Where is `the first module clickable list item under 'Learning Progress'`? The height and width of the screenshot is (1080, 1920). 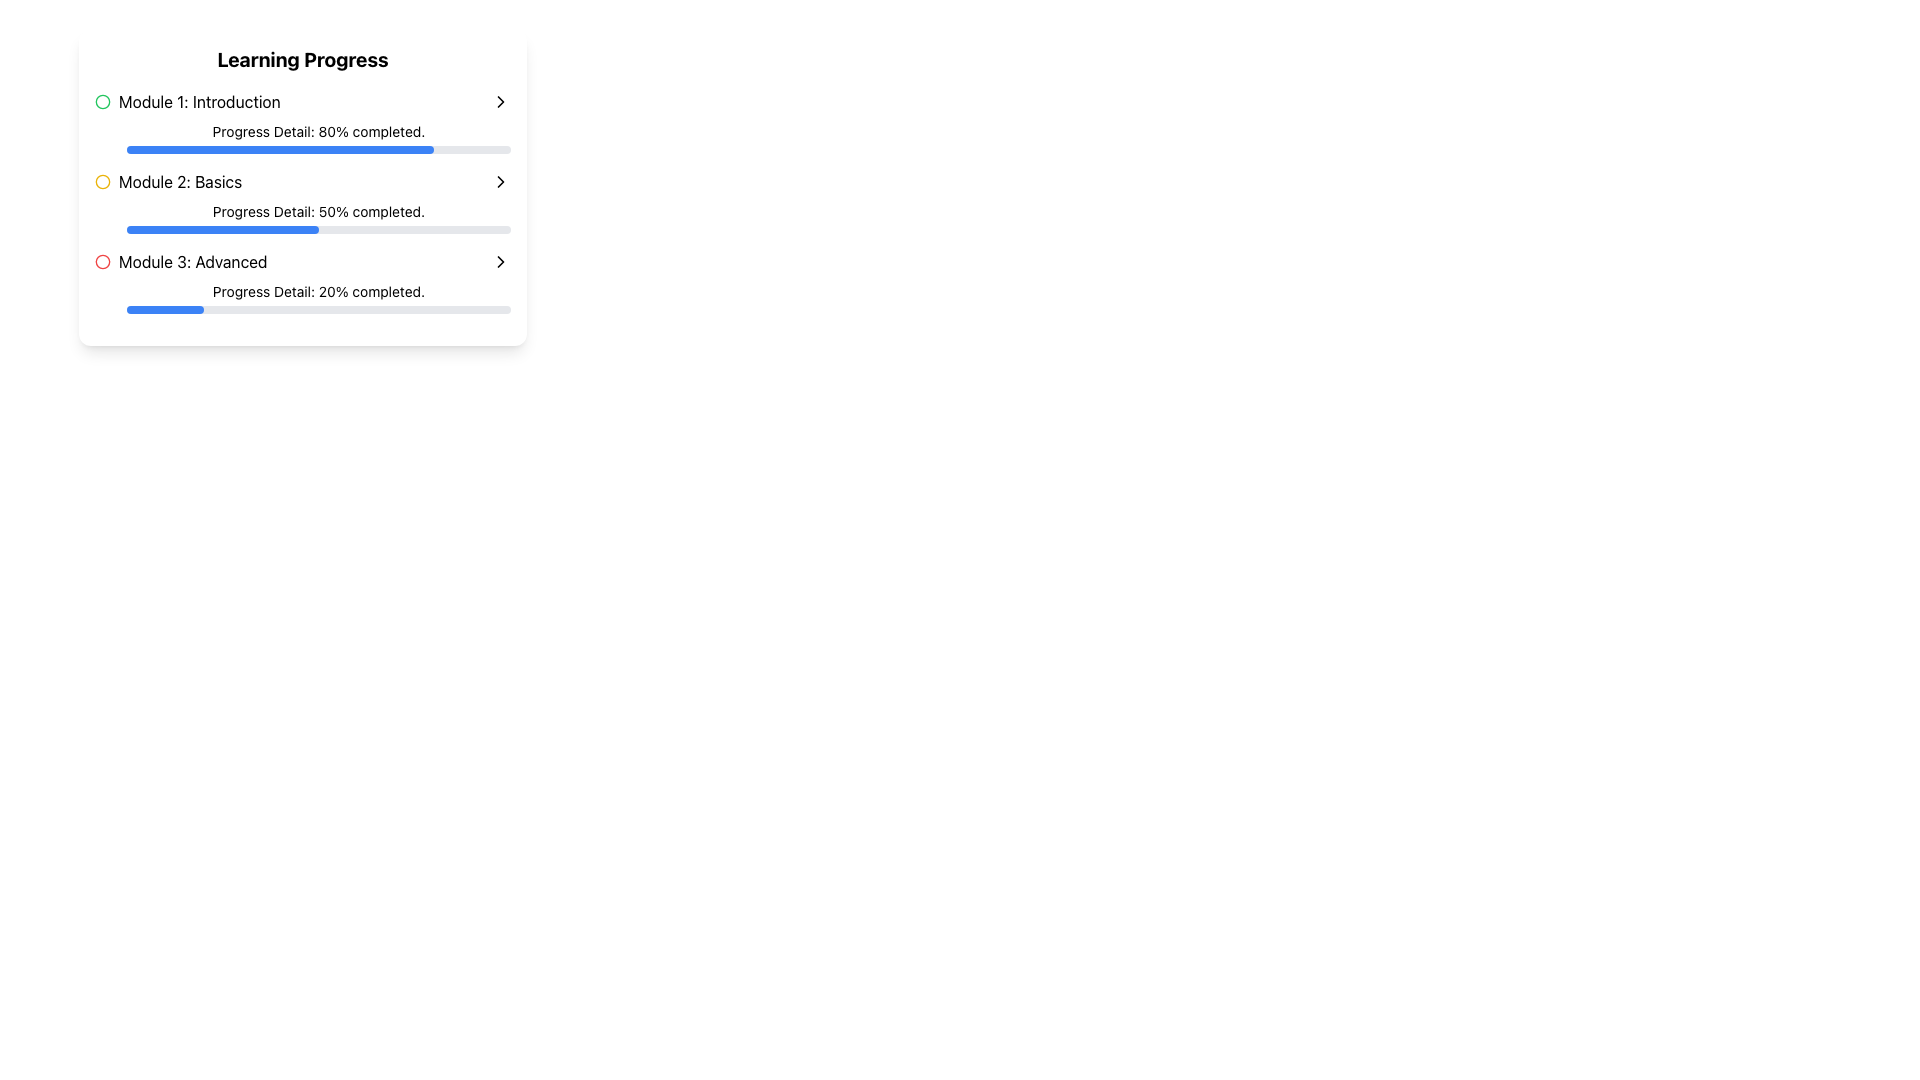 the first module clickable list item under 'Learning Progress' is located at coordinates (301, 101).